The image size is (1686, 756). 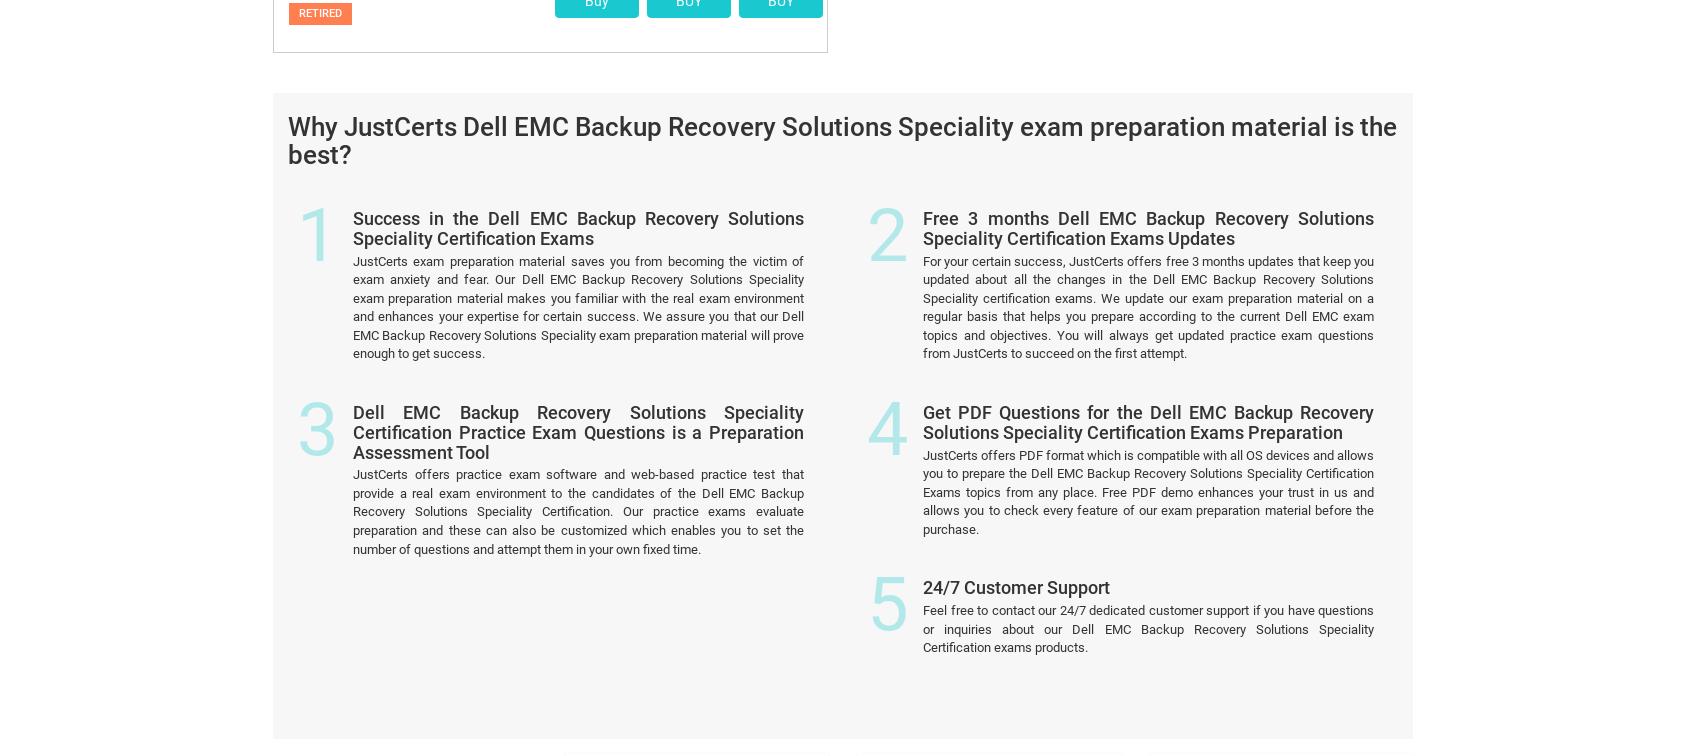 What do you see at coordinates (316, 168) in the screenshot?
I see `'3'` at bounding box center [316, 168].